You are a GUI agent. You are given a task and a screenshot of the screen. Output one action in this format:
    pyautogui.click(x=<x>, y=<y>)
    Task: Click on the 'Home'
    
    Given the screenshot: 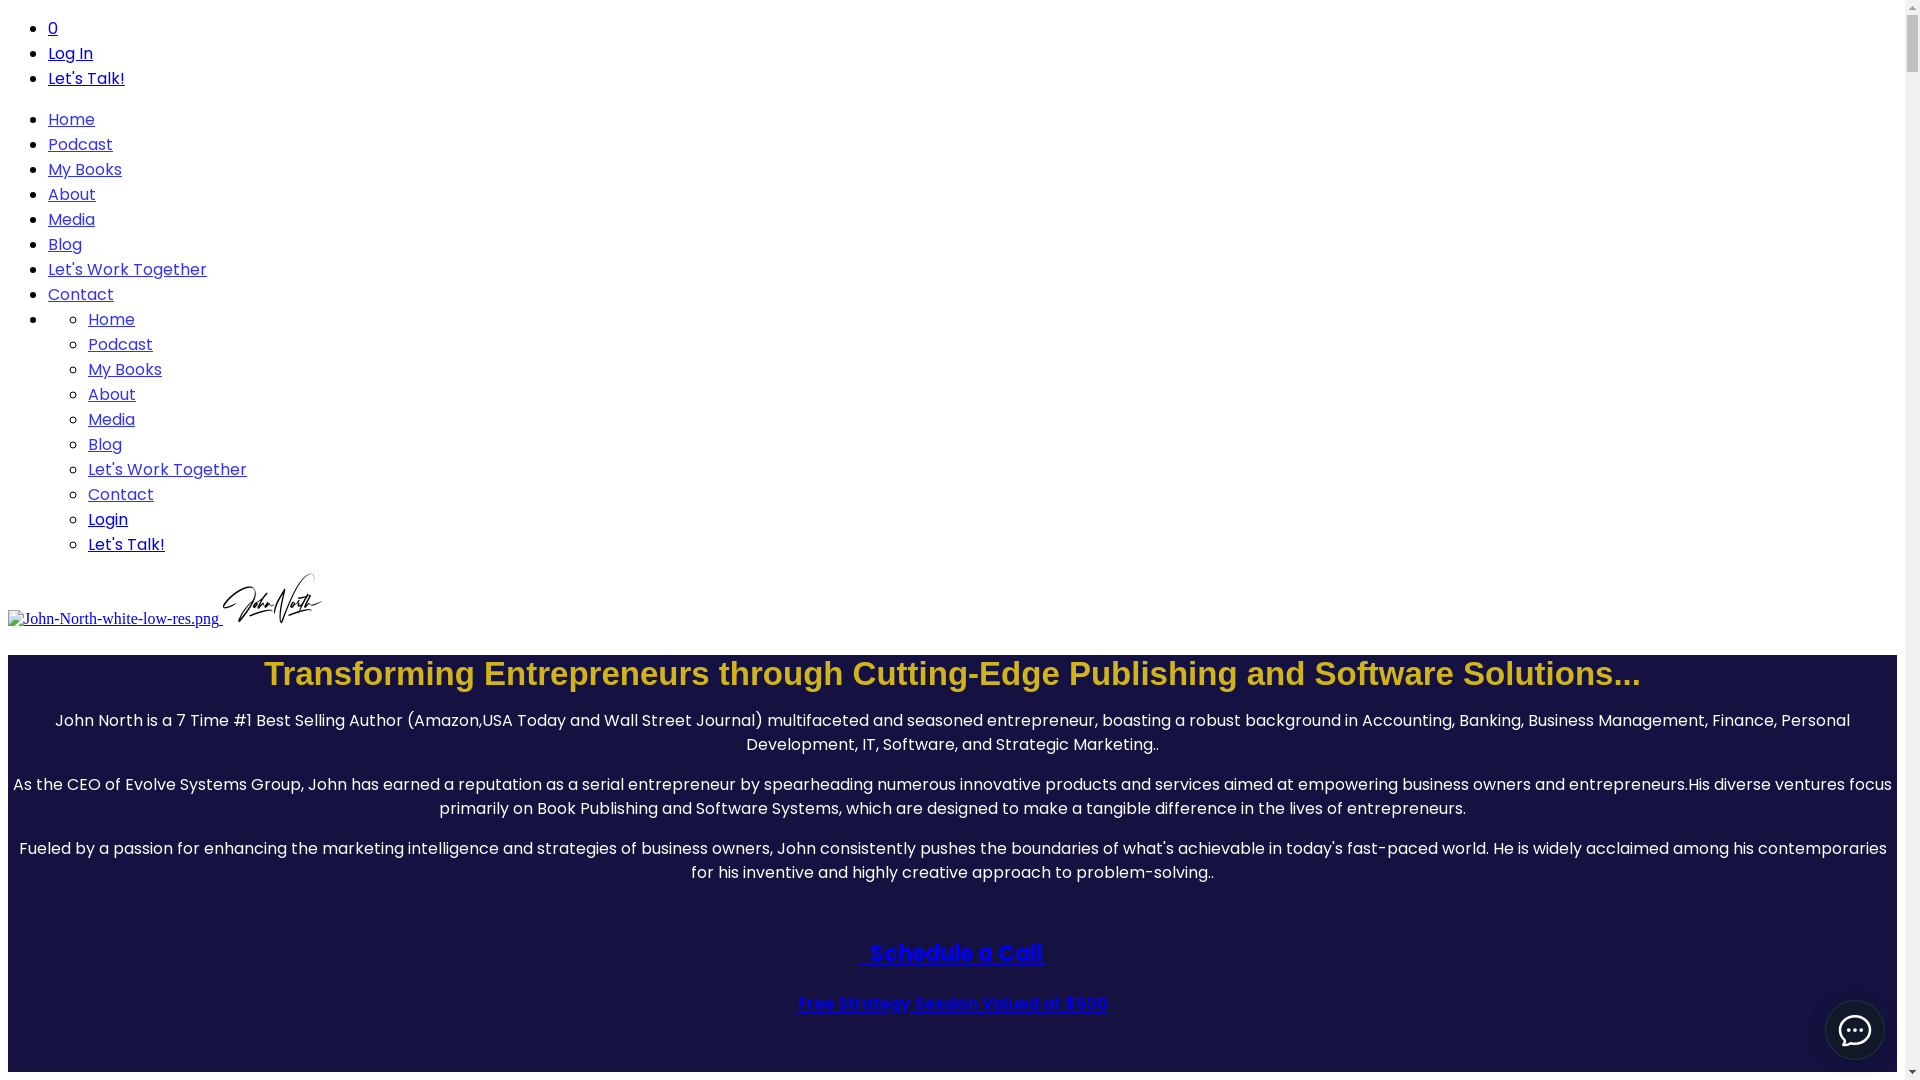 What is the action you would take?
    pyautogui.click(x=110, y=318)
    